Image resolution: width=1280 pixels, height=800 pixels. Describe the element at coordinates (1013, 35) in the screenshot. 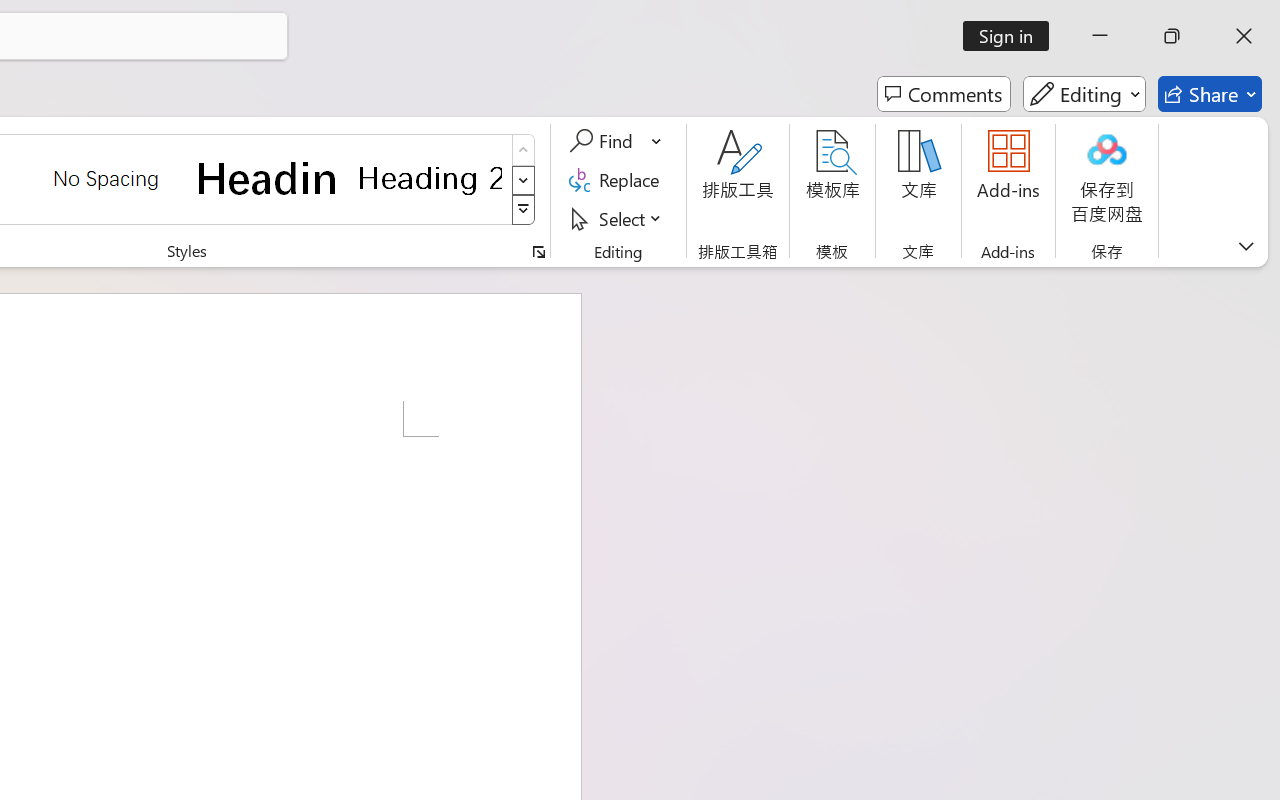

I see `'Sign in'` at that location.